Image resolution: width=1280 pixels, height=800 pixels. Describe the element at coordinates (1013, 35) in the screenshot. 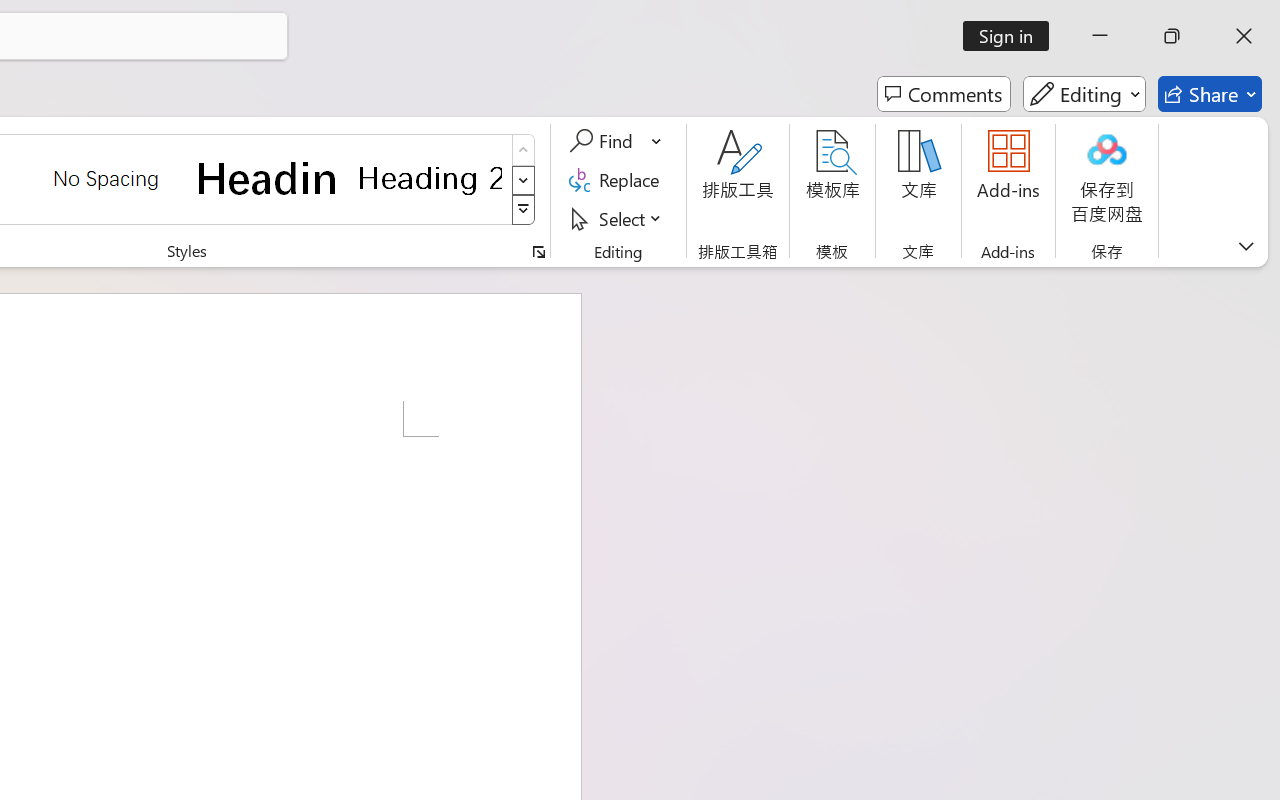

I see `'Sign in'` at that location.